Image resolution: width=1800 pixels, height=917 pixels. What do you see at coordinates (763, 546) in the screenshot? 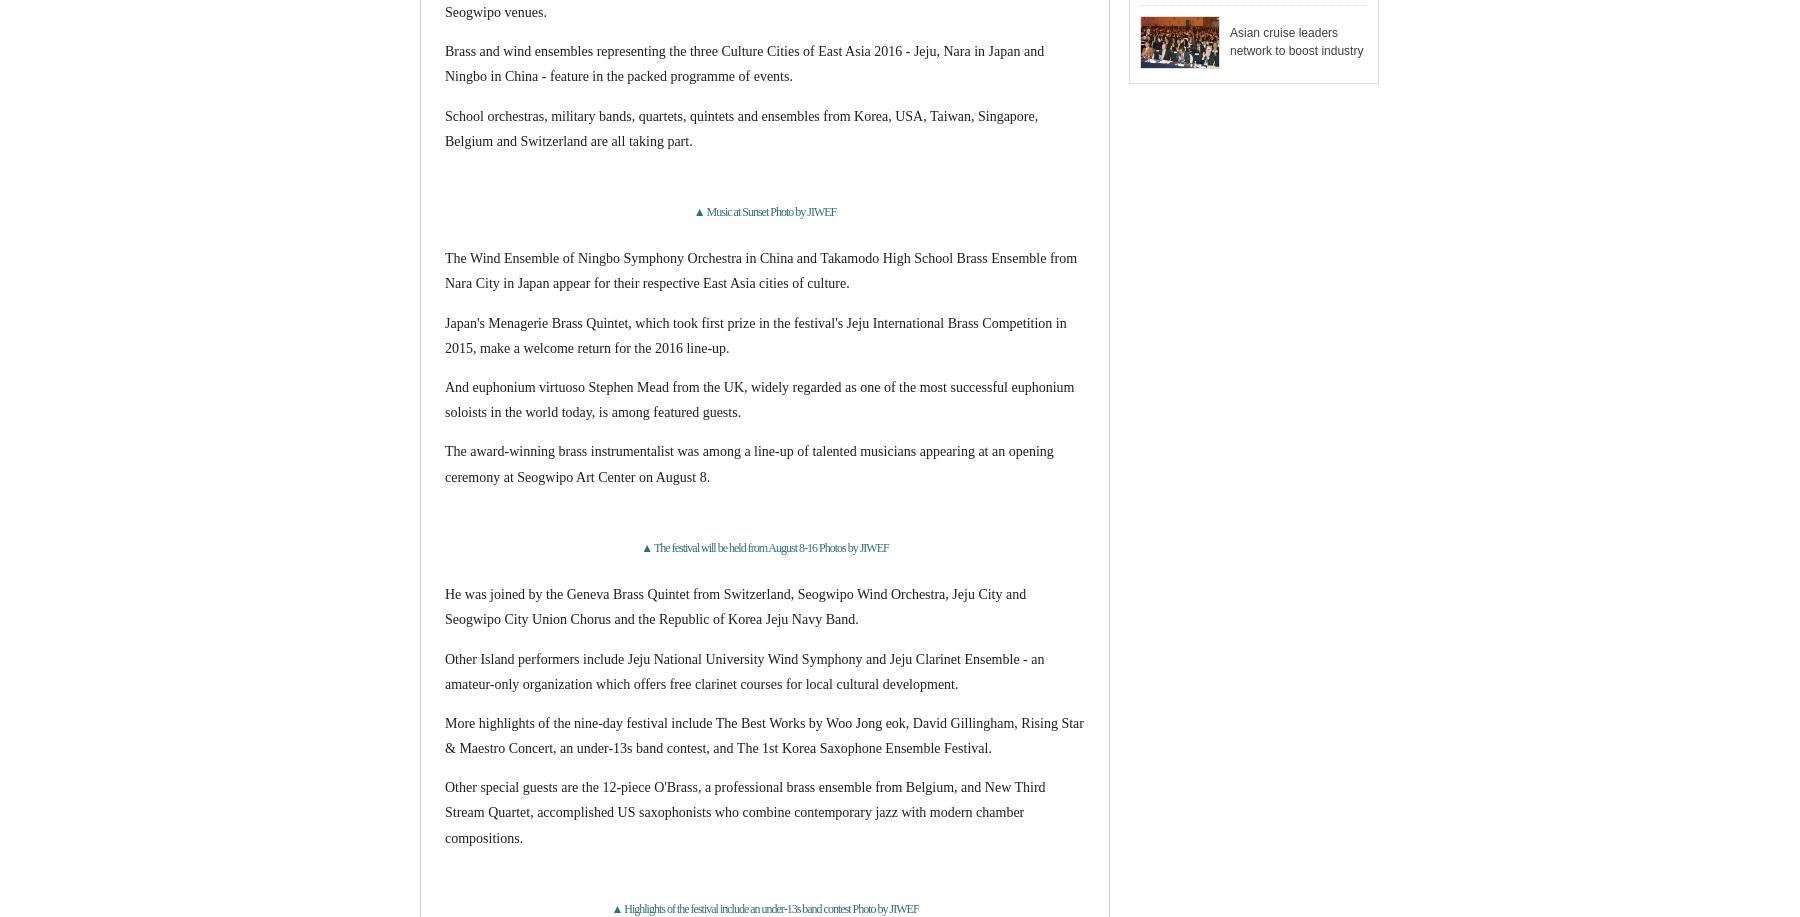
I see `'▲ The festival will be held from August 8-16 Photos by JIWEF'` at bounding box center [763, 546].